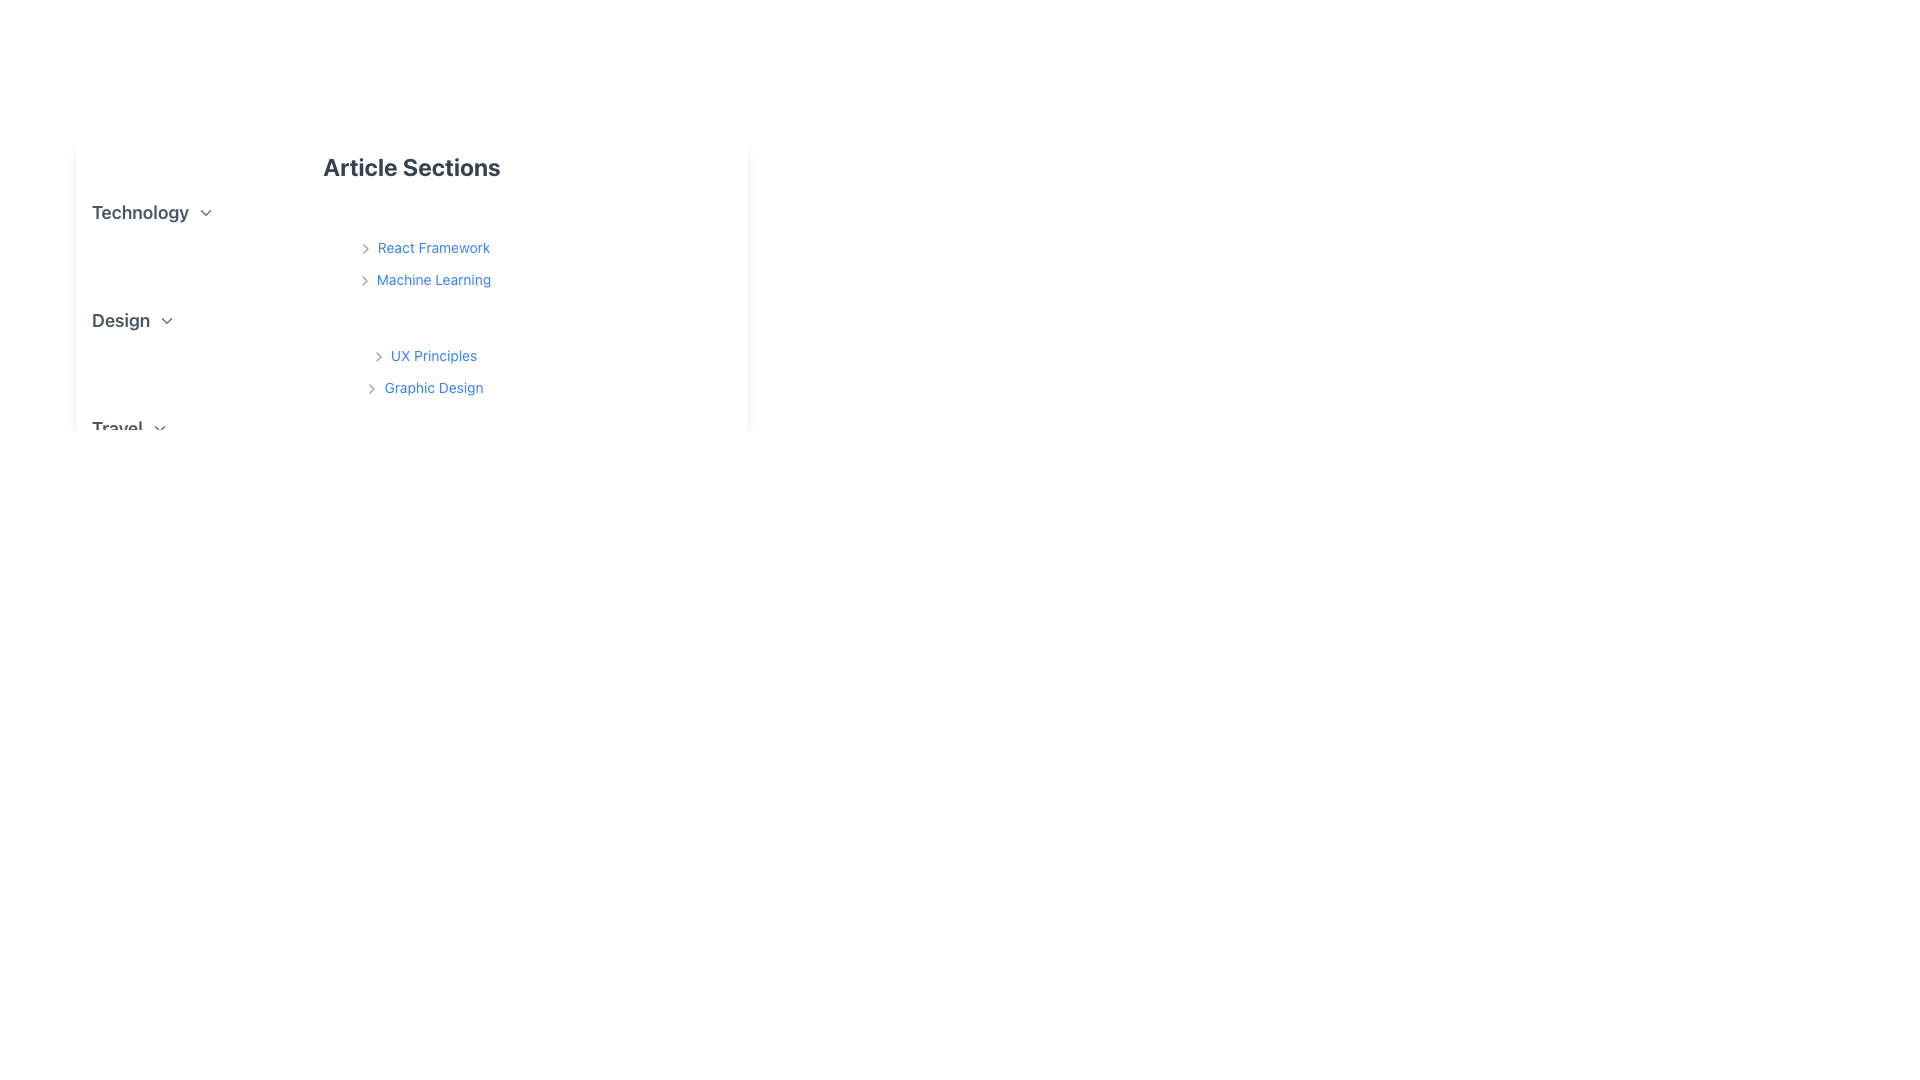  I want to click on the Internal icon located to the left of the 'Graphic Design' text link in the 'Article Sections' area, so click(372, 389).